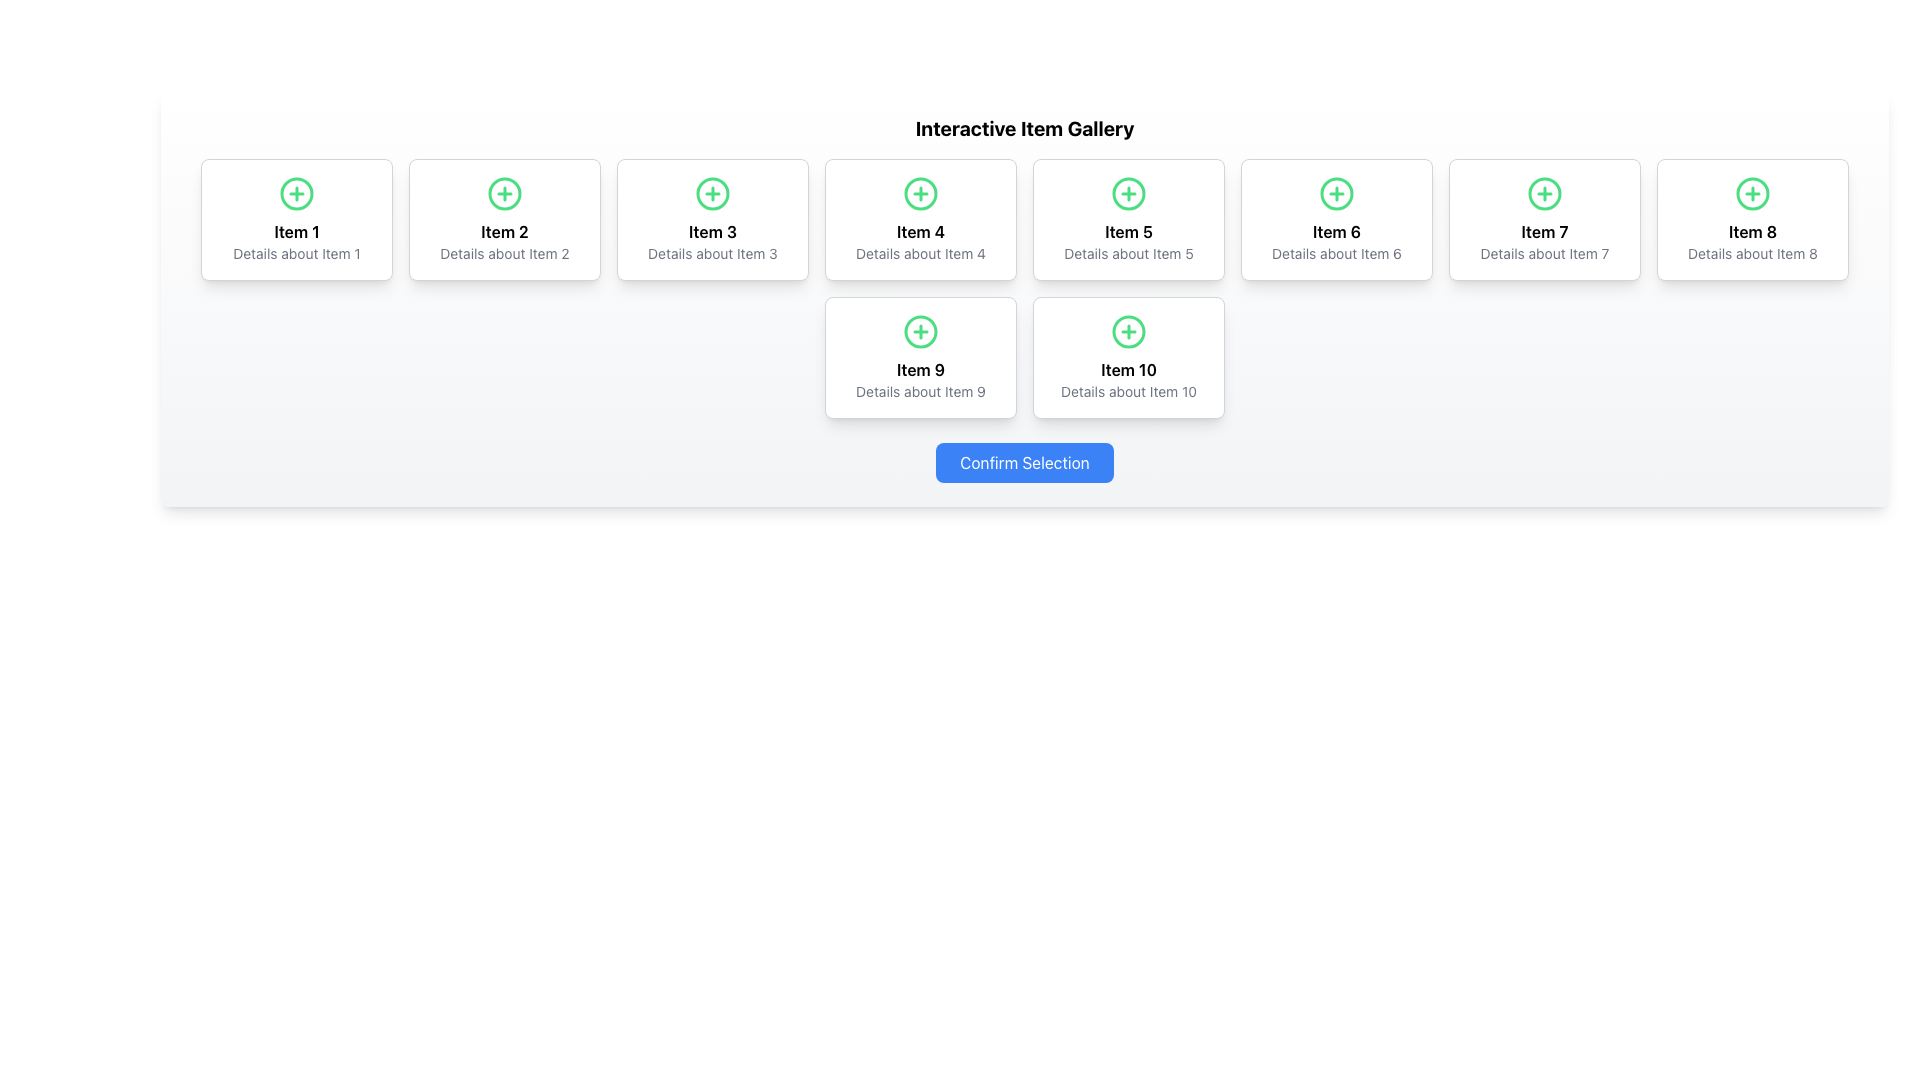 The width and height of the screenshot is (1920, 1080). What do you see at coordinates (920, 193) in the screenshot?
I see `the Circular Button Icon located in the card labeled 'Item 4'` at bounding box center [920, 193].